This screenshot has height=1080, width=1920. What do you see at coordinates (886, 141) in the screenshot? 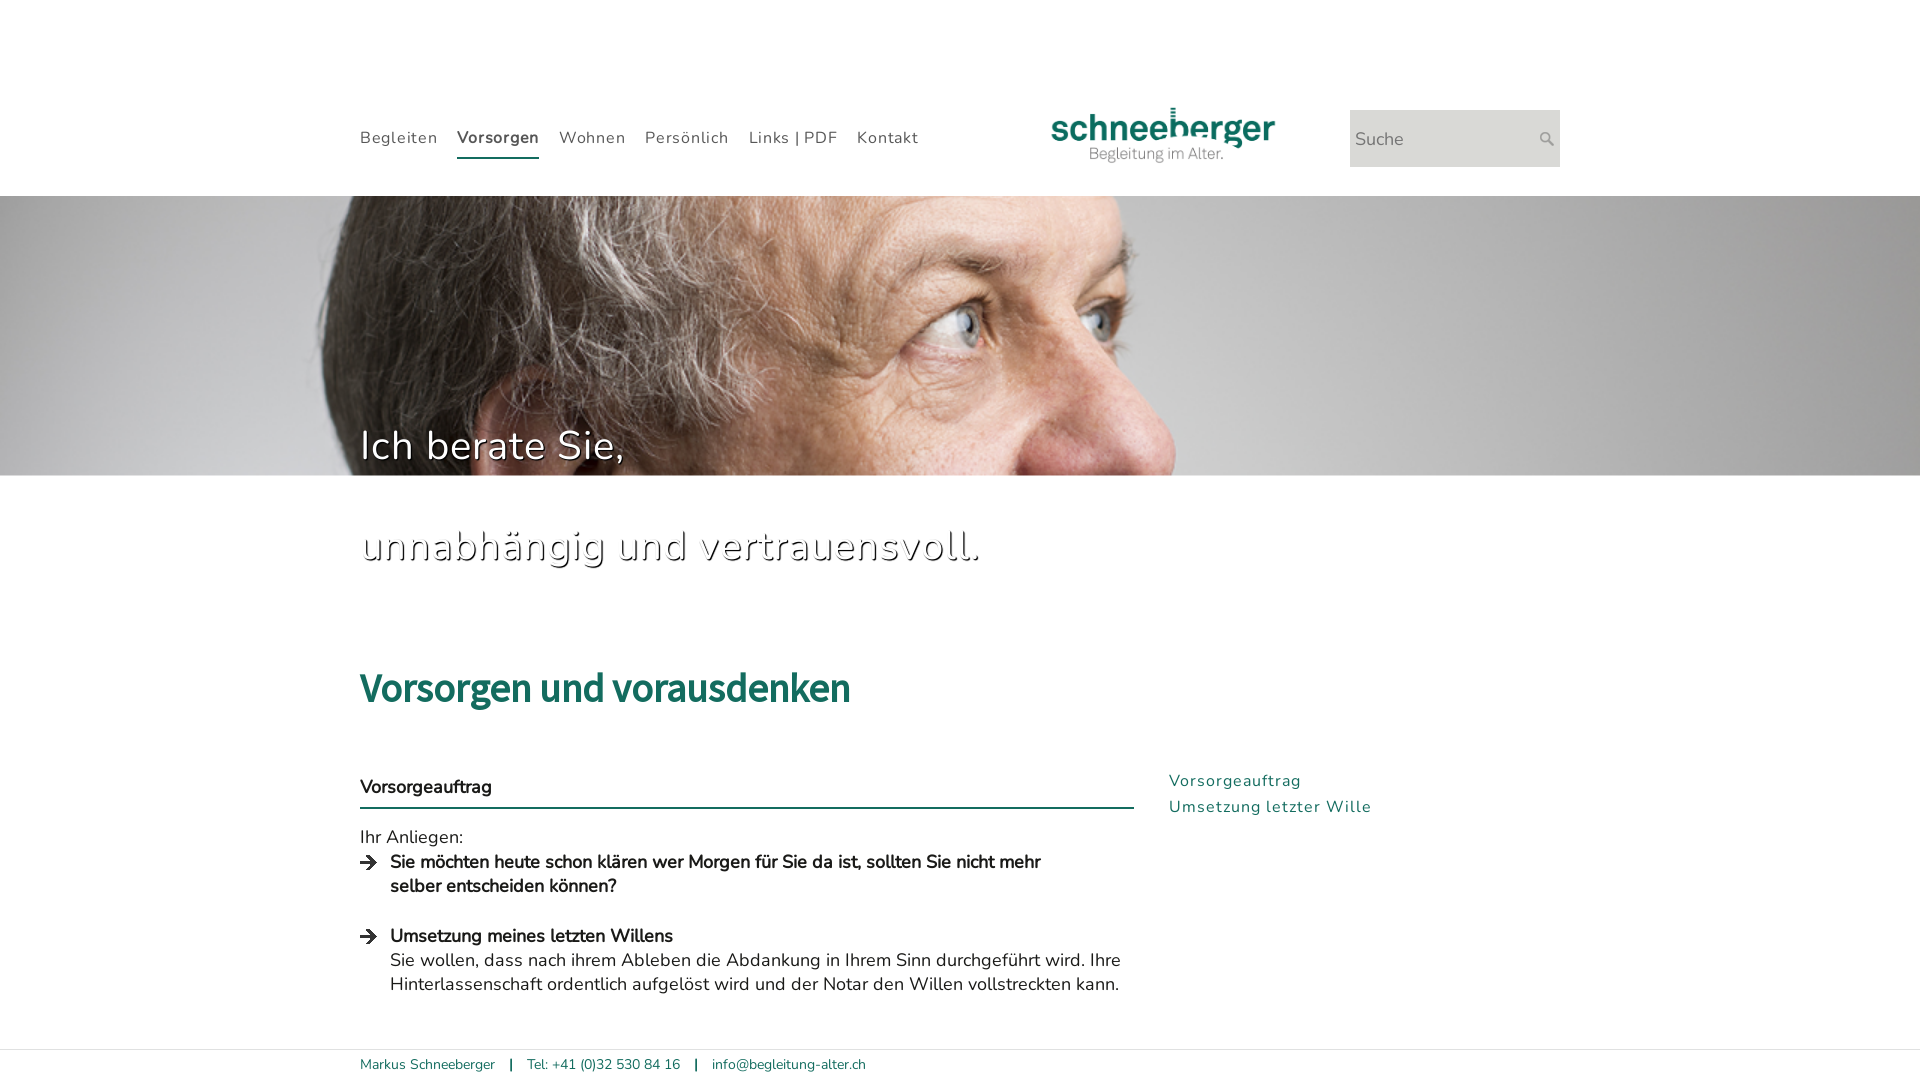
I see `'Kontakt'` at bounding box center [886, 141].